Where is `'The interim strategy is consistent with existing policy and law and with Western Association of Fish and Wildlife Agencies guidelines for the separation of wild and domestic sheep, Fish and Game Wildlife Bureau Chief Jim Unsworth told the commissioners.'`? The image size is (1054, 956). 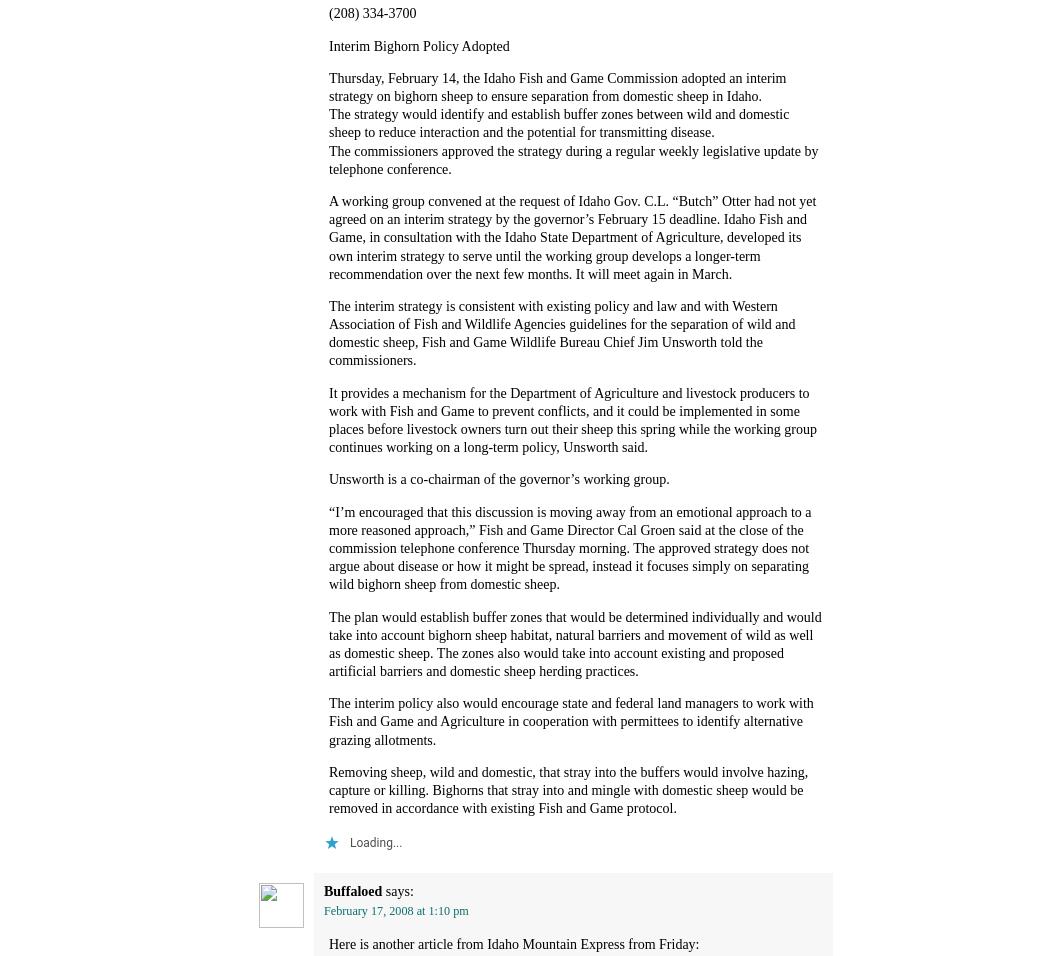
'The interim strategy is consistent with existing policy and law and with Western Association of Fish and Wildlife Agencies guidelines for the separation of wild and domestic sheep, Fish and Game Wildlife Bureau Chief Jim Unsworth told the commissioners.' is located at coordinates (561, 331).